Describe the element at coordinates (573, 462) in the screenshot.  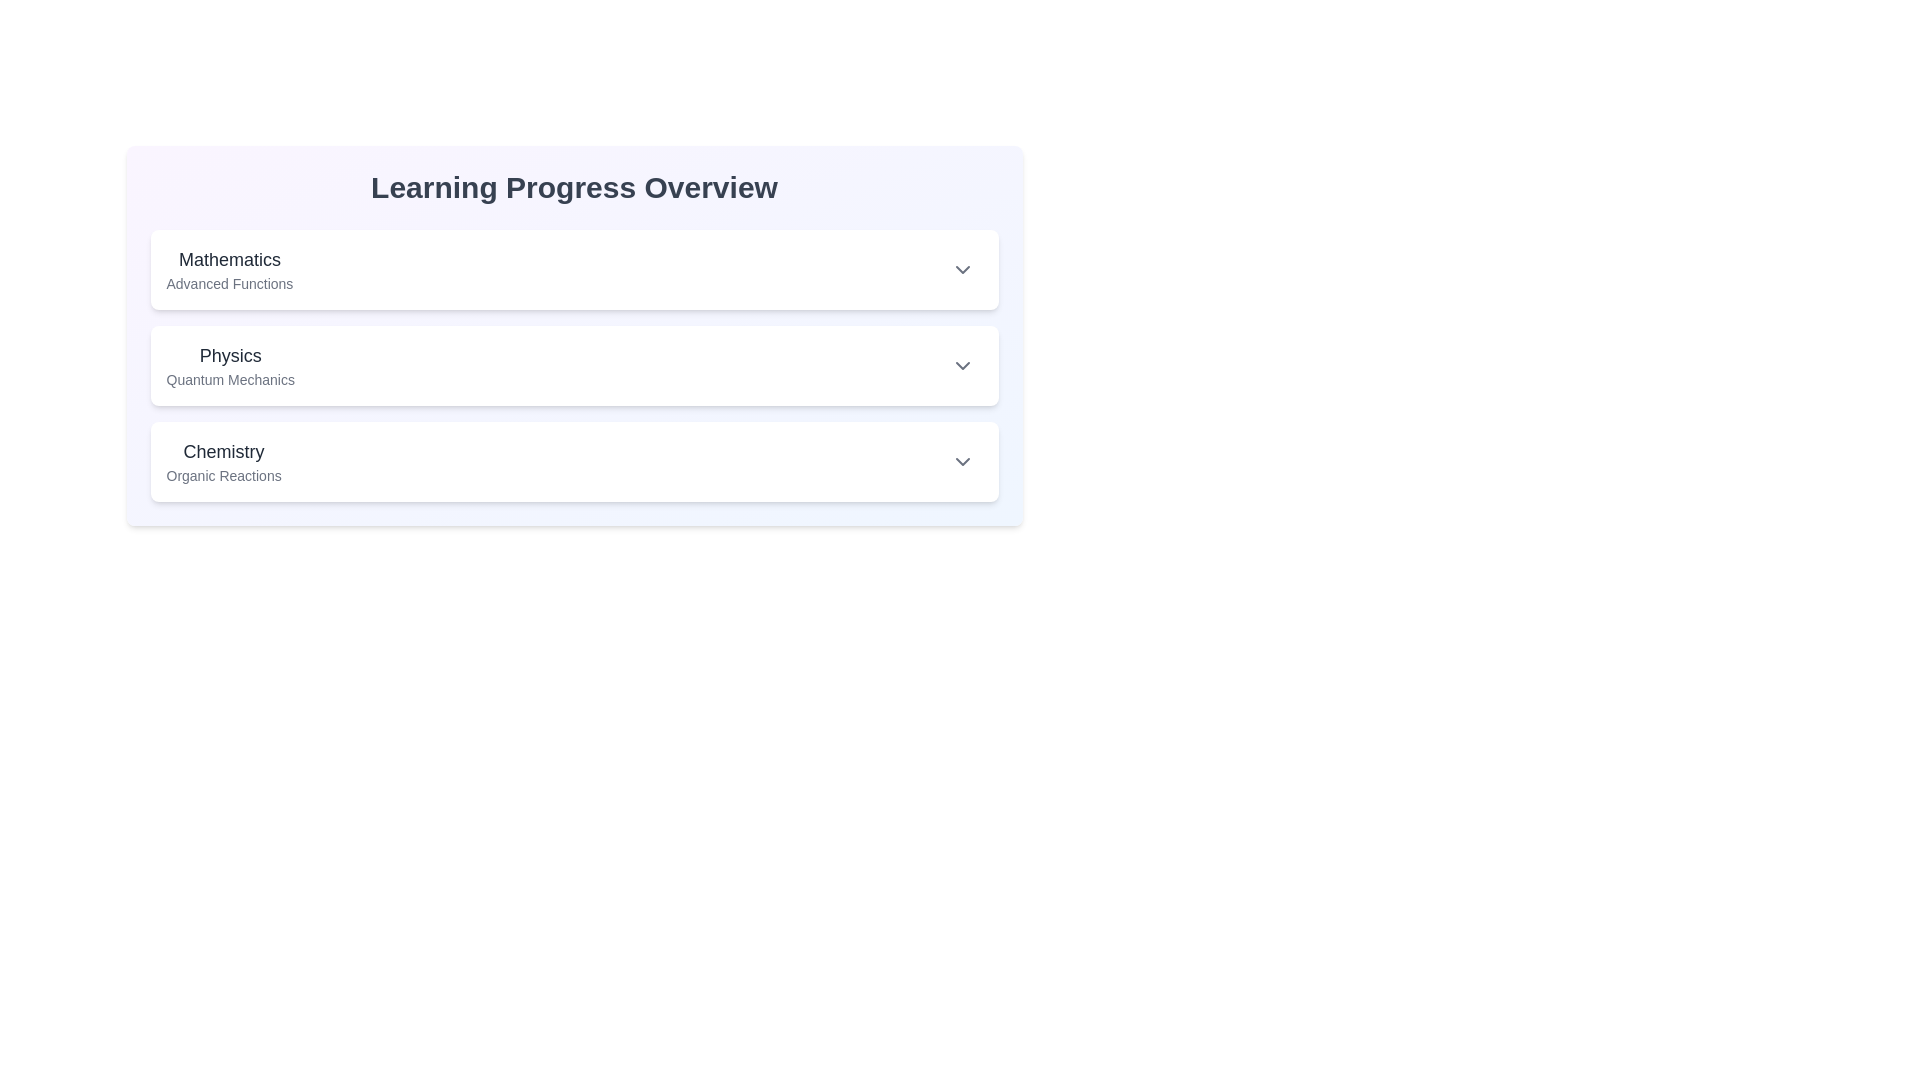
I see `the Collapsible category header titled 'Chemistry' for navigation by clicking on the drop-down arrow icon located on the right` at that location.